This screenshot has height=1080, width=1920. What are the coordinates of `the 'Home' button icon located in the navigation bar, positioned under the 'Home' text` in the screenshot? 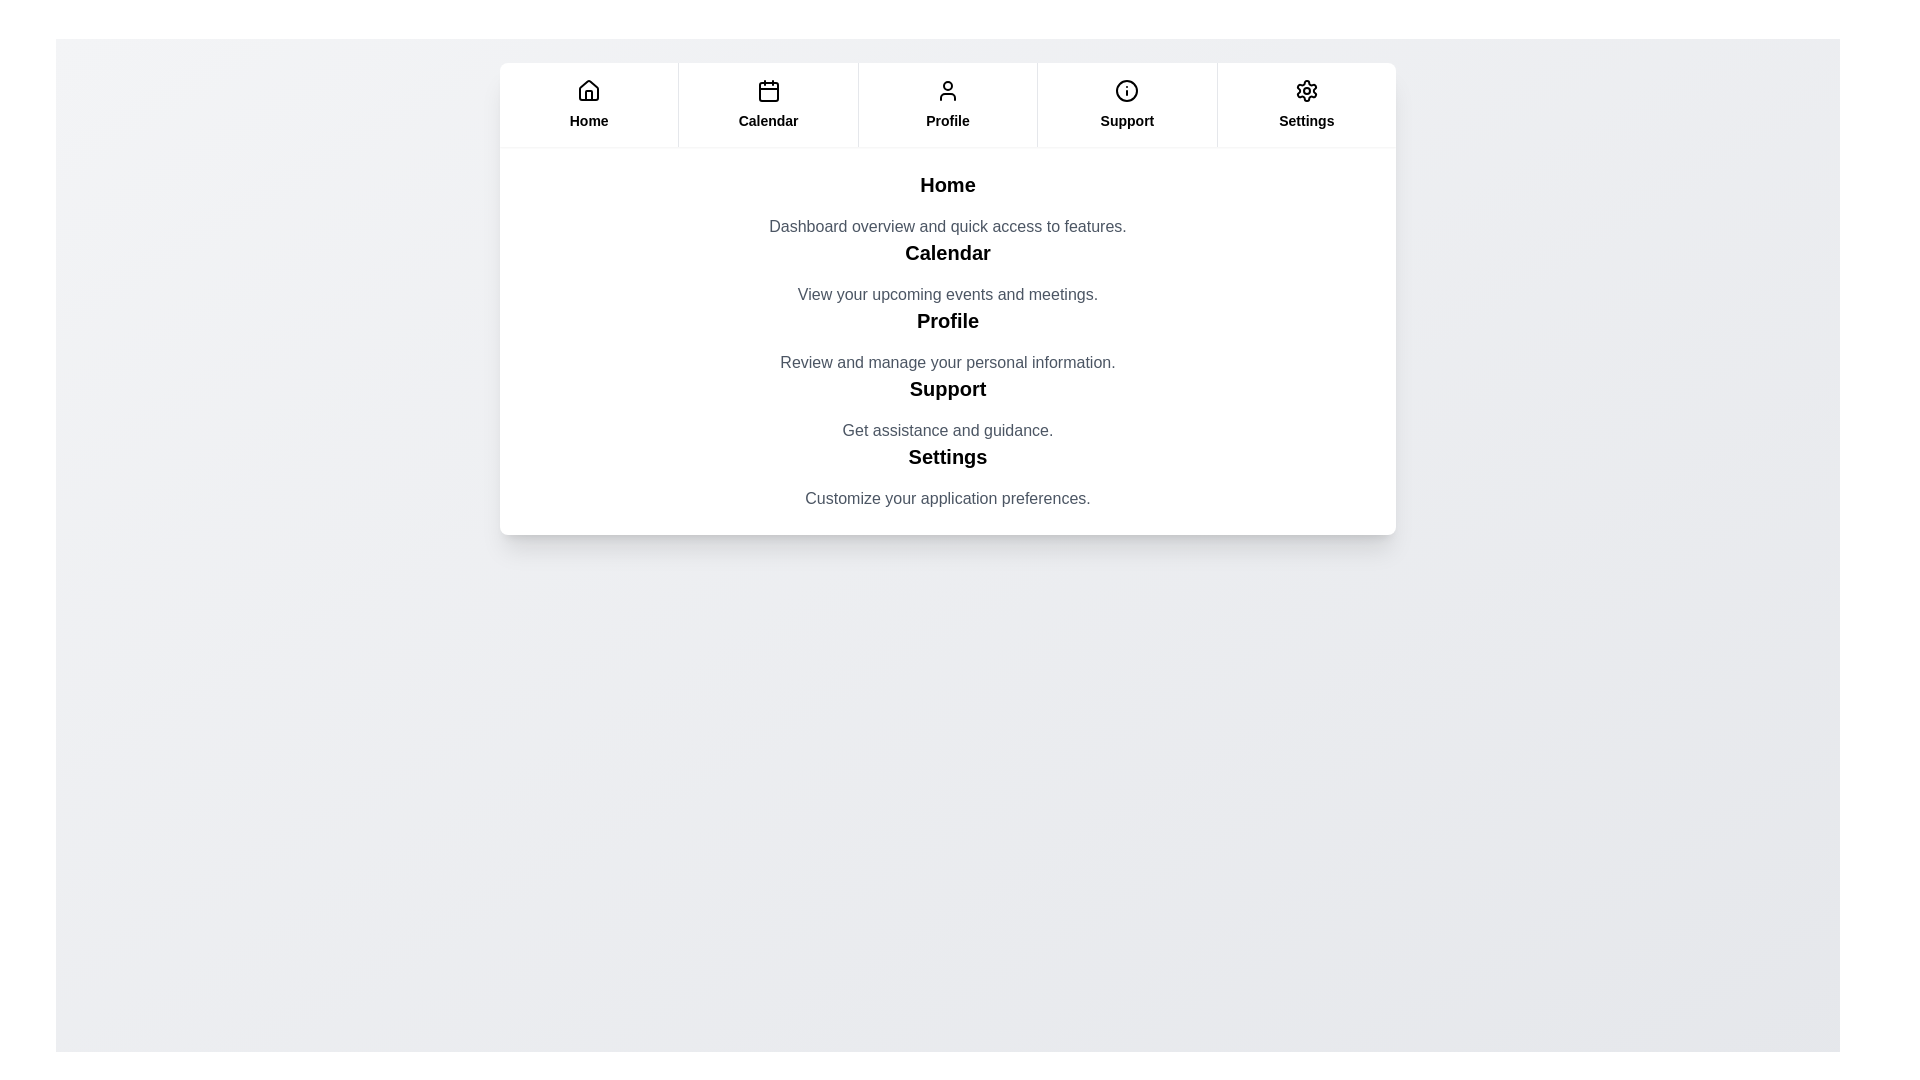 It's located at (588, 90).